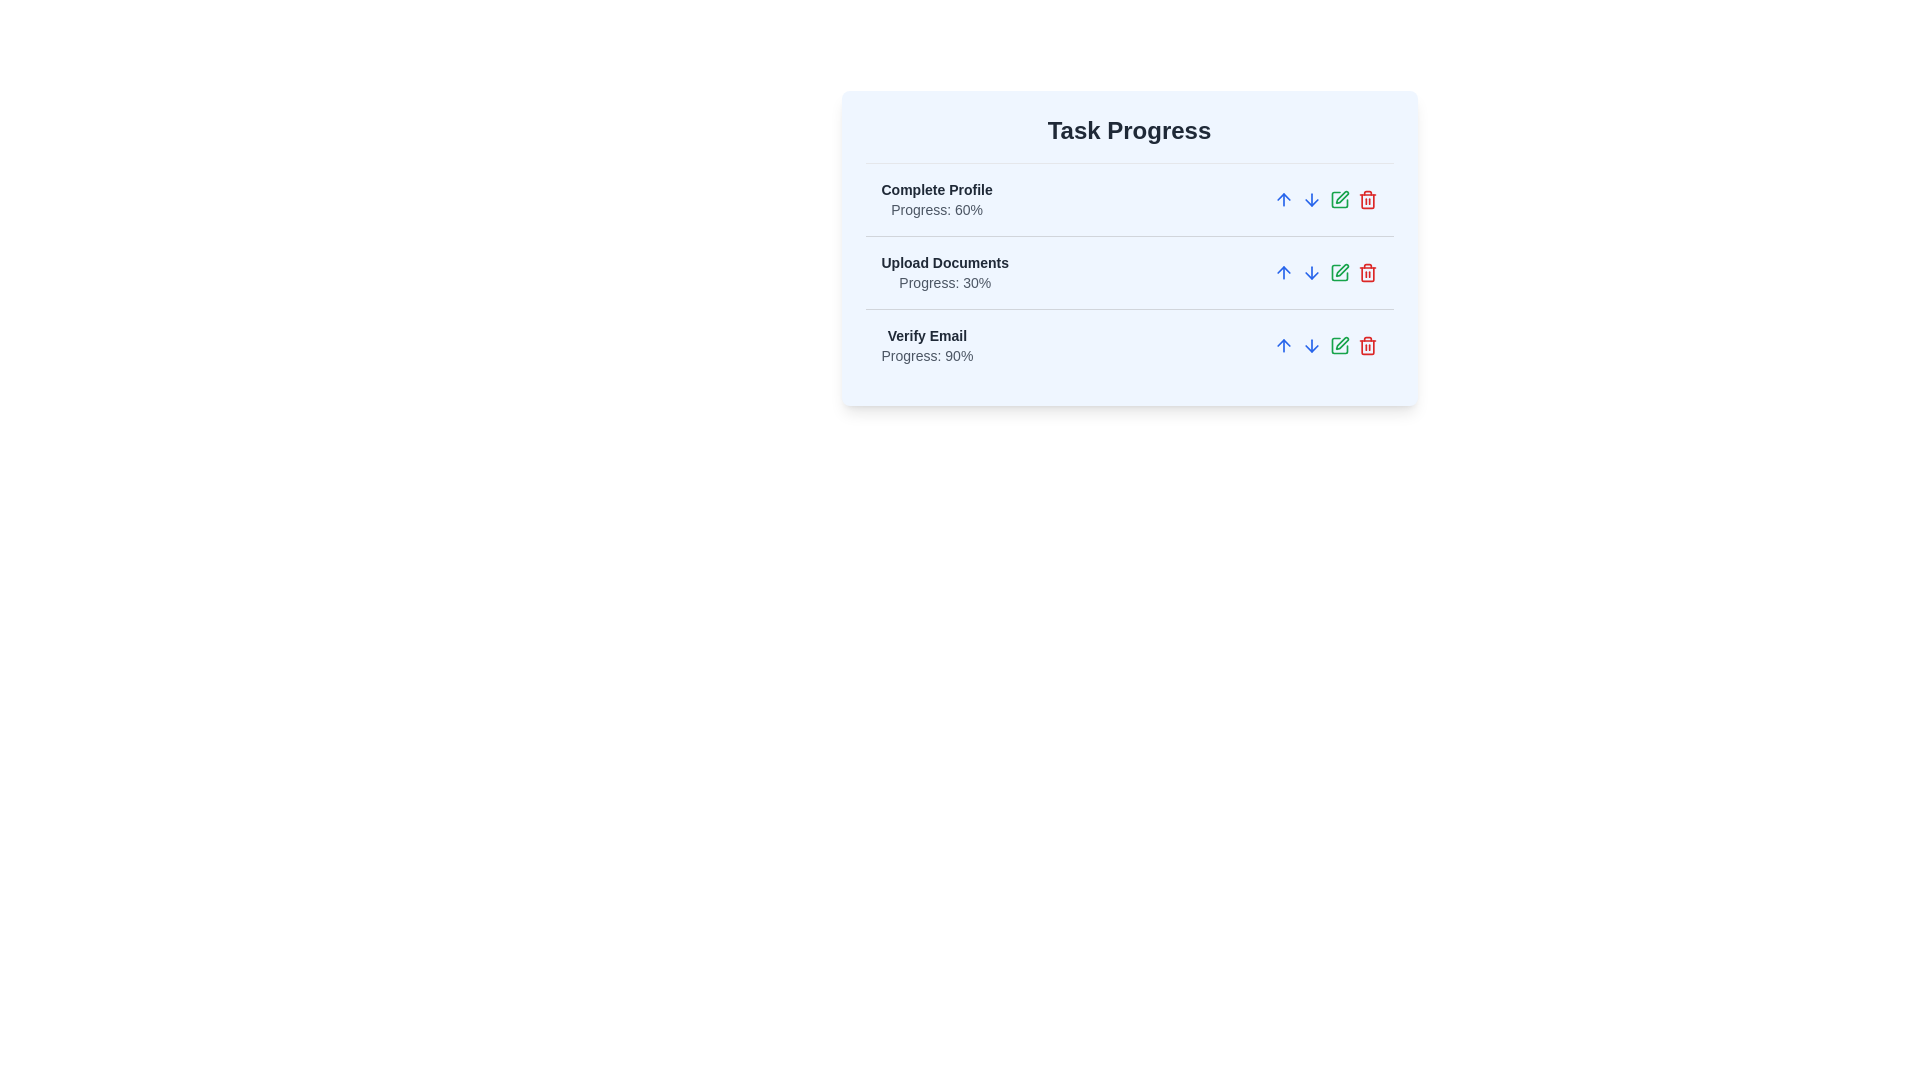  I want to click on the second icon in the 'Upload Documents' task row, so click(1342, 270).